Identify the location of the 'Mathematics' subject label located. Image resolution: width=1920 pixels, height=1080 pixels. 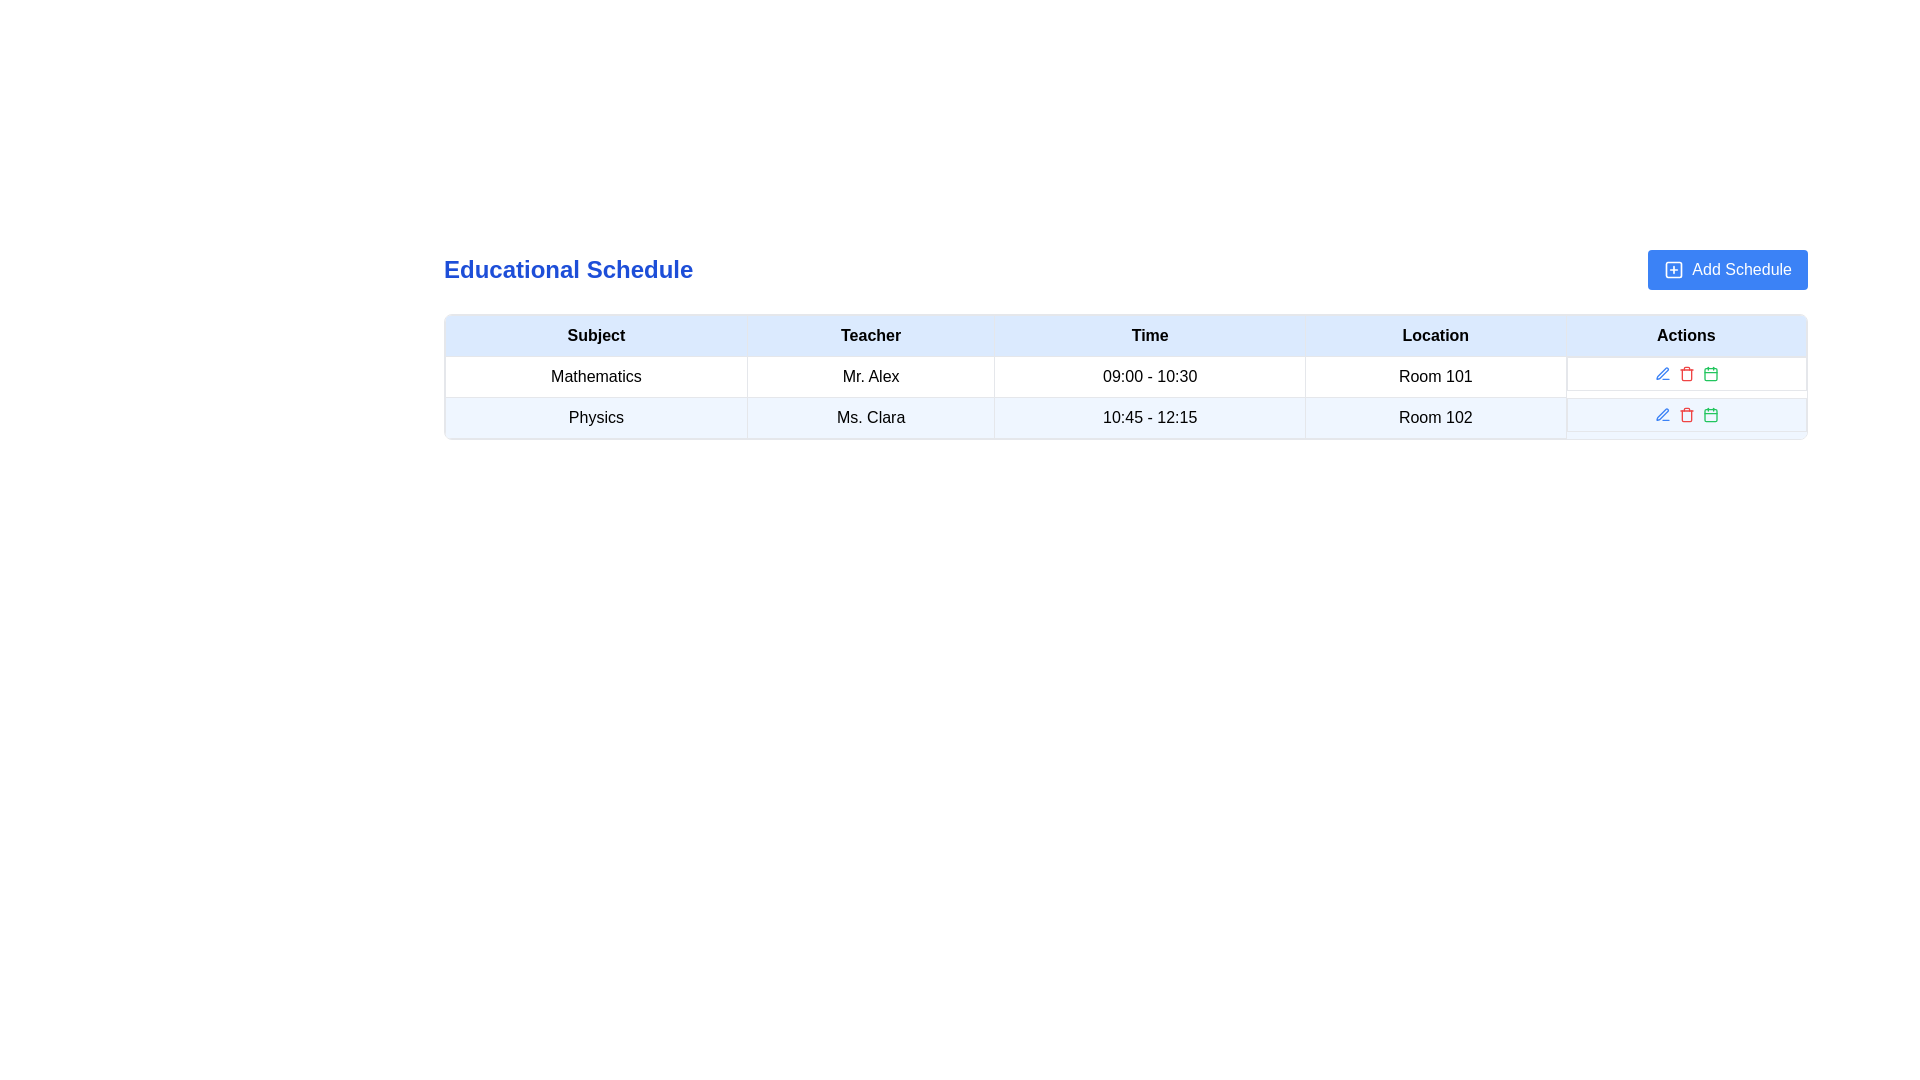
(595, 377).